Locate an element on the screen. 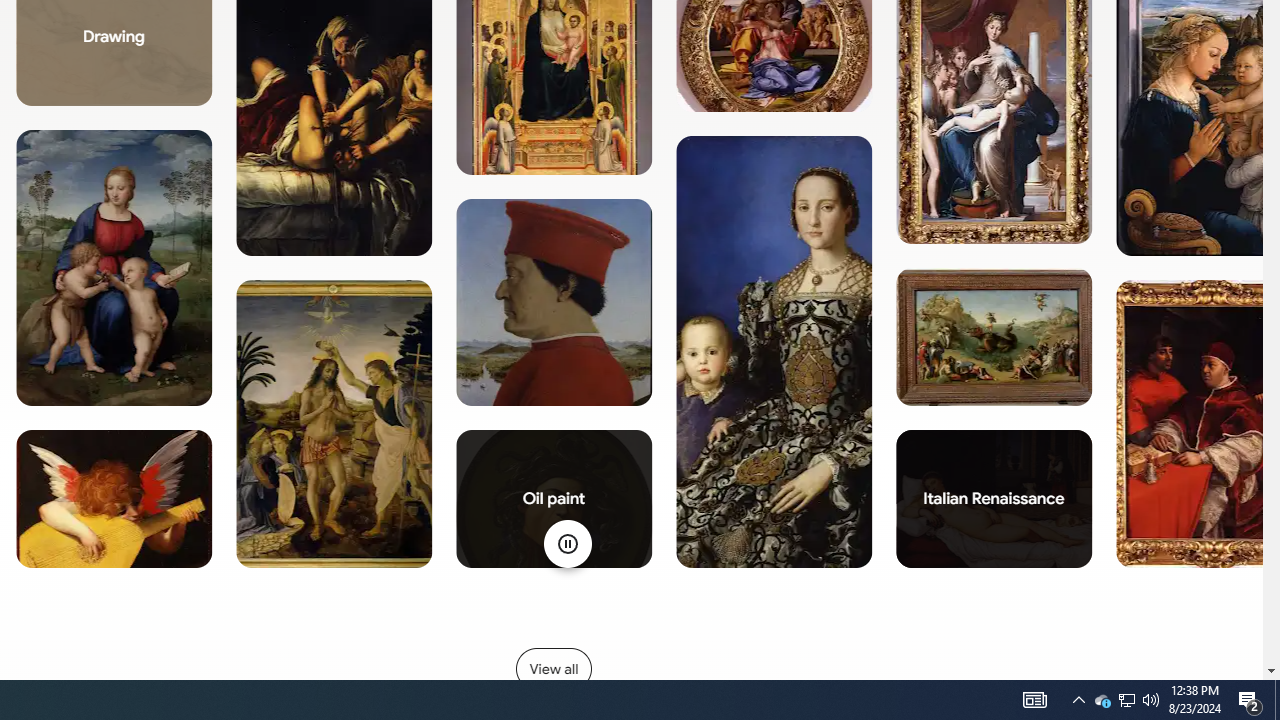 The width and height of the screenshot is (1280, 720). 'Pause animation' is located at coordinates (566, 543).